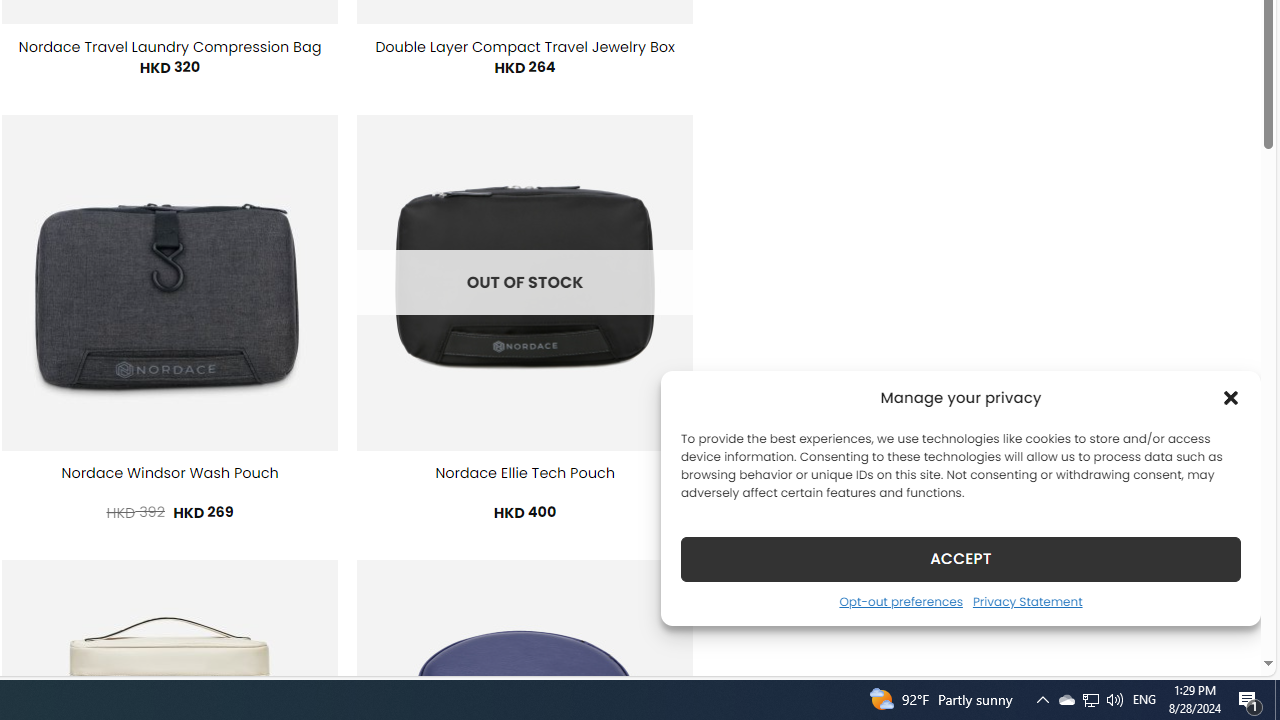 This screenshot has height=720, width=1280. I want to click on 'Privacy Statement', so click(1027, 600).